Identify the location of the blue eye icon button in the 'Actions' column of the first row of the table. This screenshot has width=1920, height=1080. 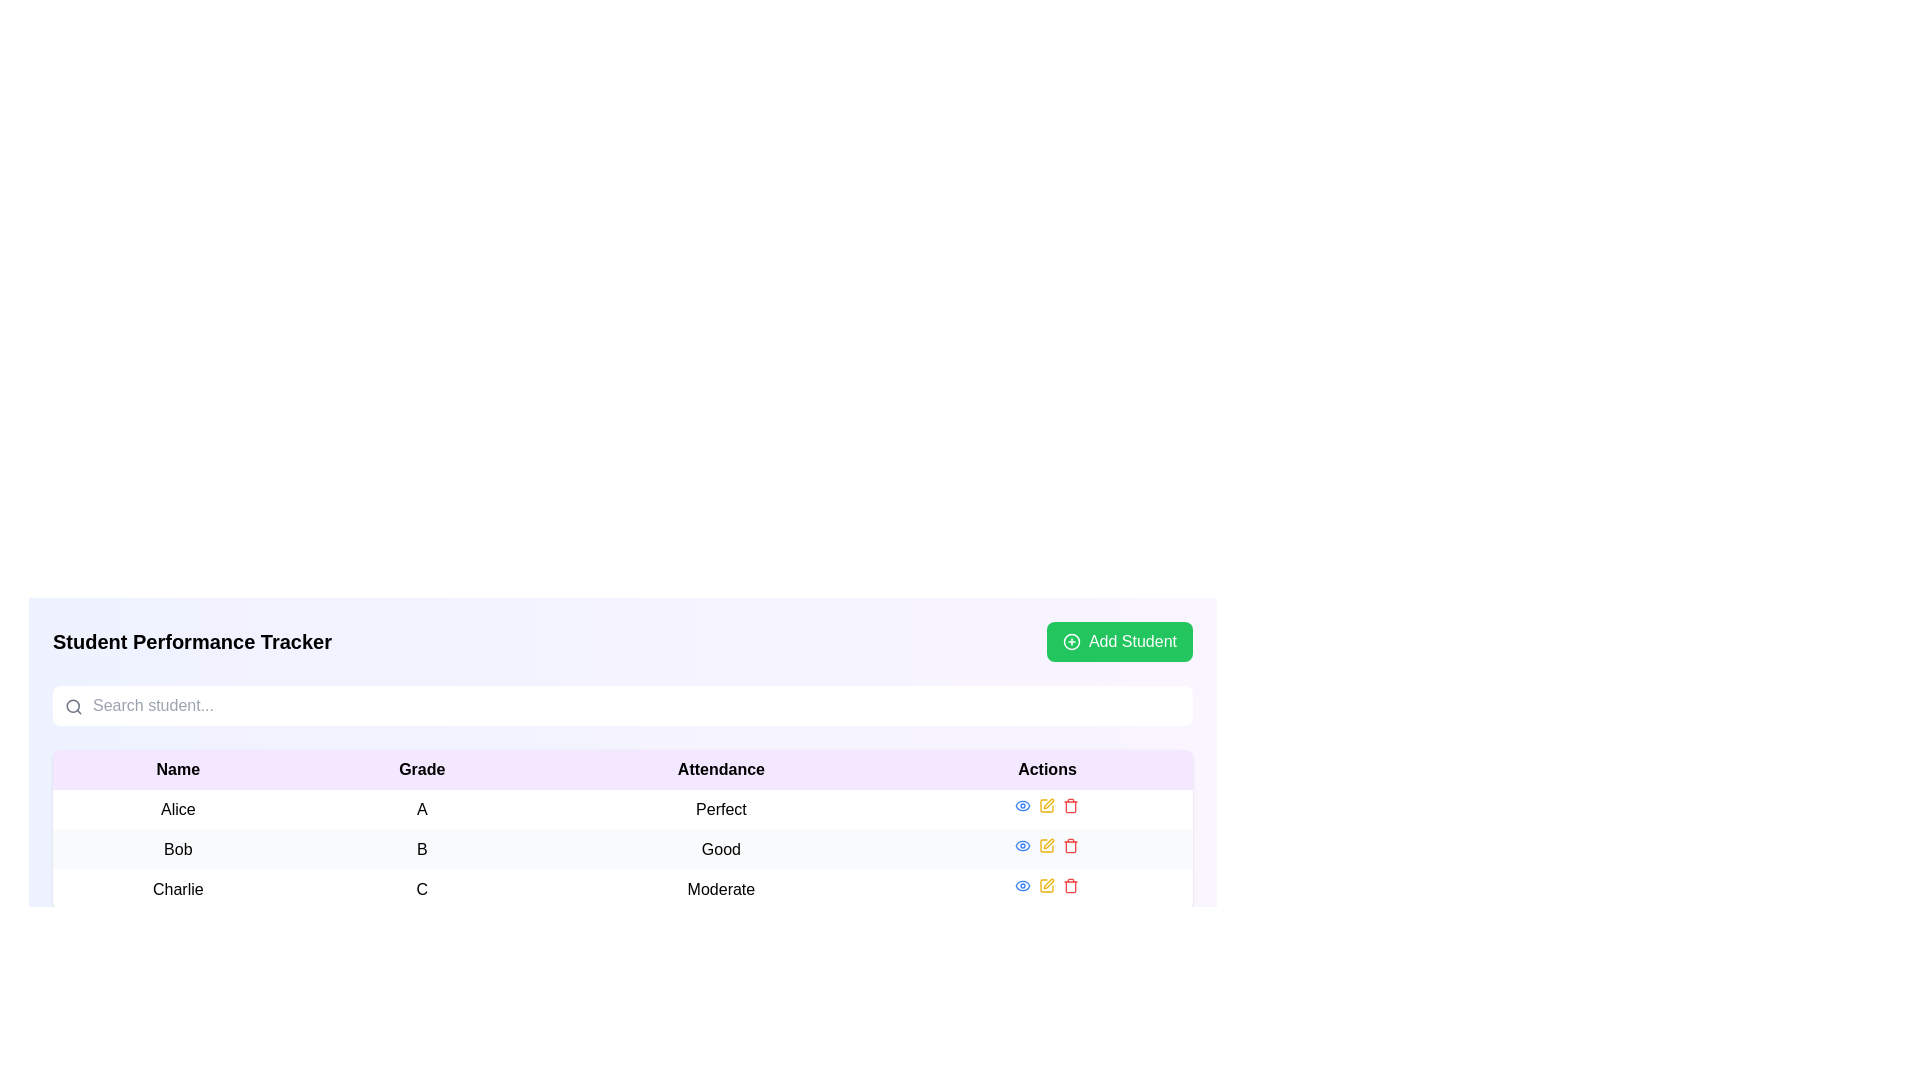
(1023, 805).